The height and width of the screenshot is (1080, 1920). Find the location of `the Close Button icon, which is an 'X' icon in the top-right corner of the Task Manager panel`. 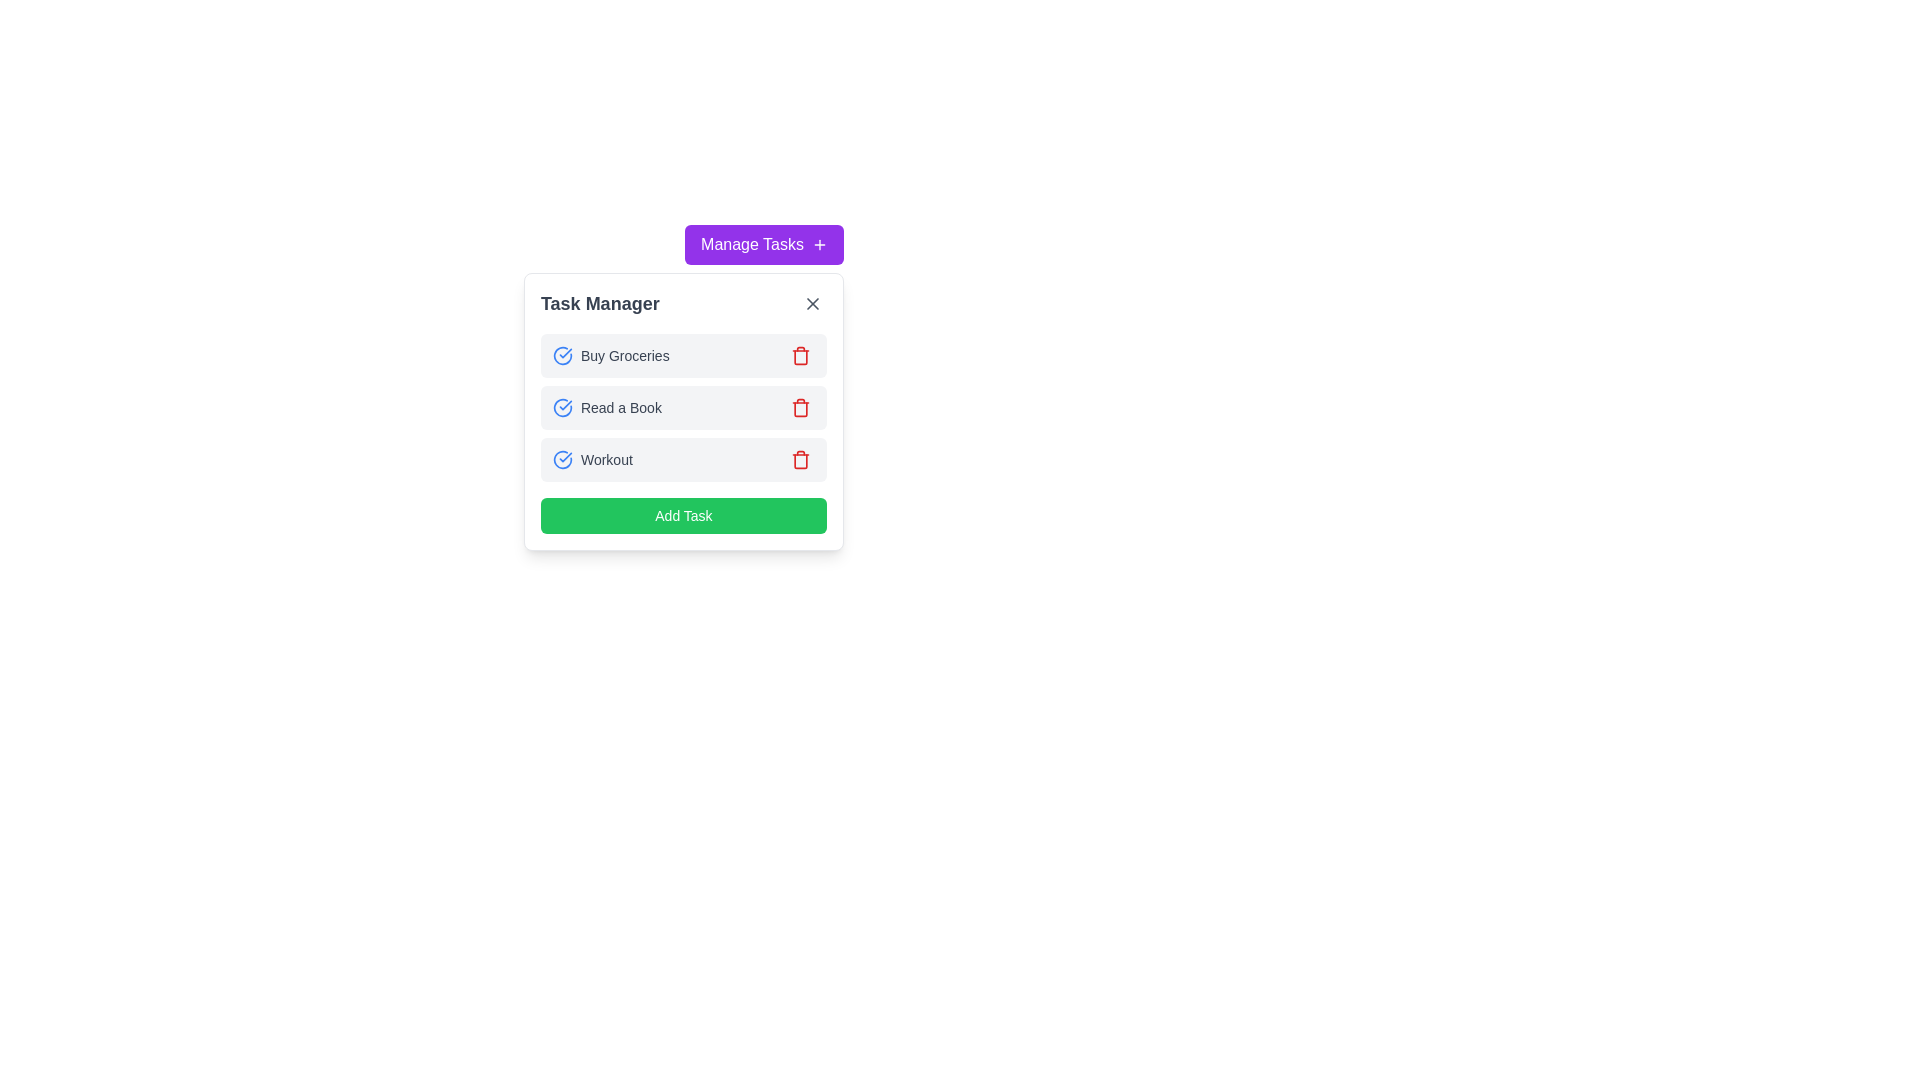

the Close Button icon, which is an 'X' icon in the top-right corner of the Task Manager panel is located at coordinates (812, 304).